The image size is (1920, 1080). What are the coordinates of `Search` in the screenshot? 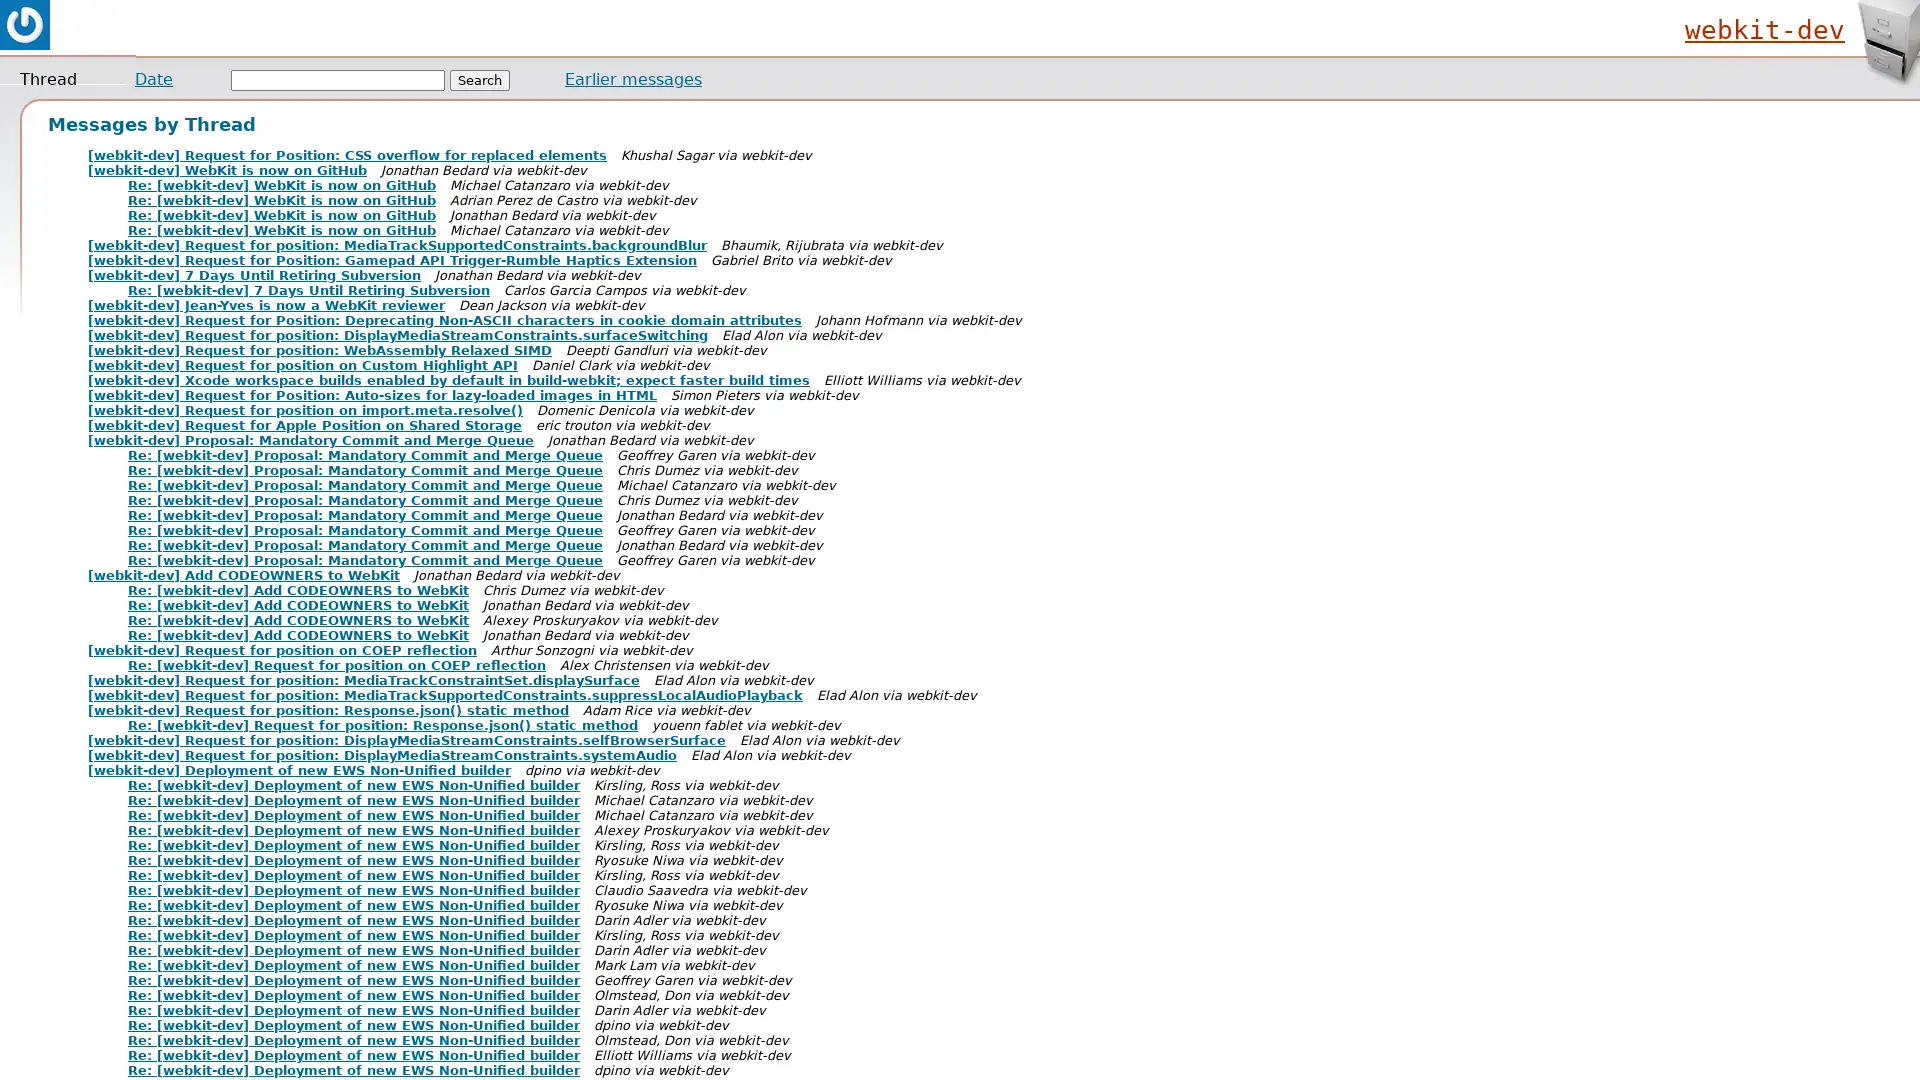 It's located at (480, 79).